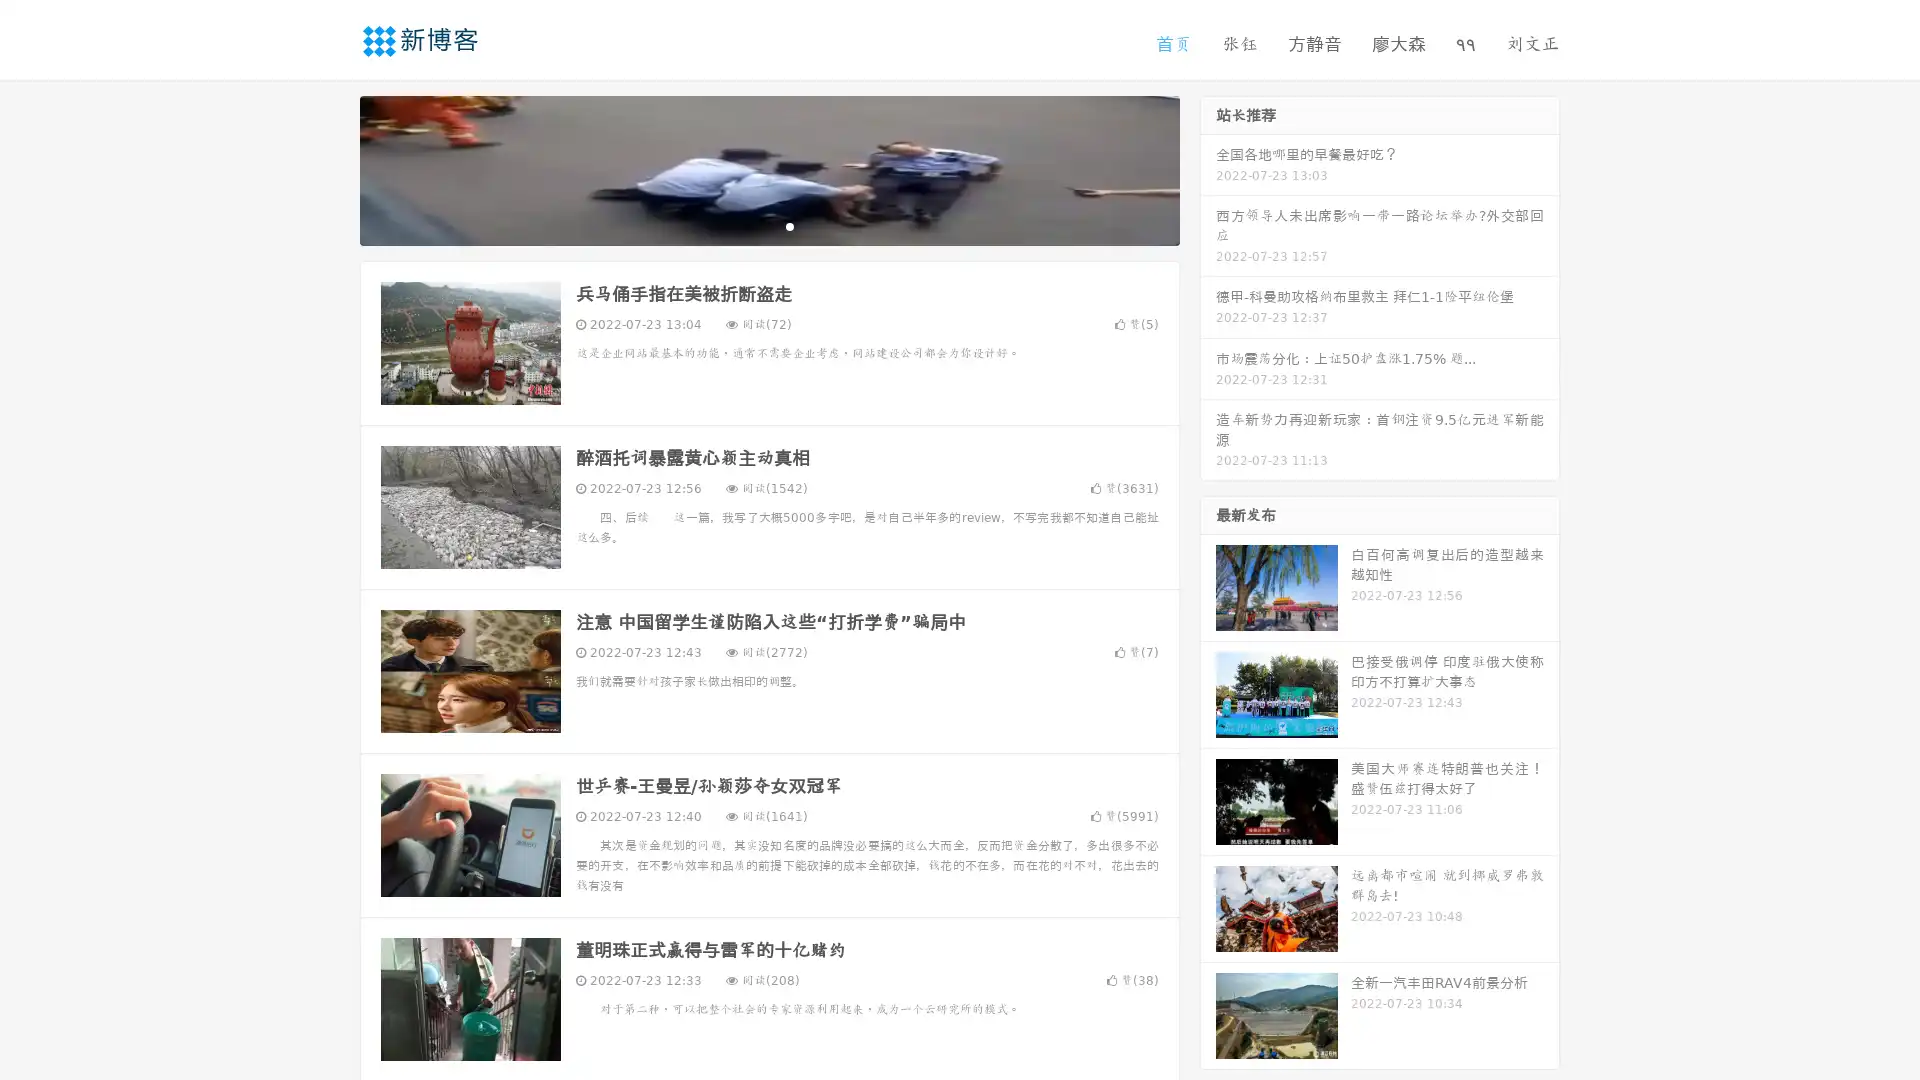  What do you see at coordinates (1208, 168) in the screenshot?
I see `Next slide` at bounding box center [1208, 168].